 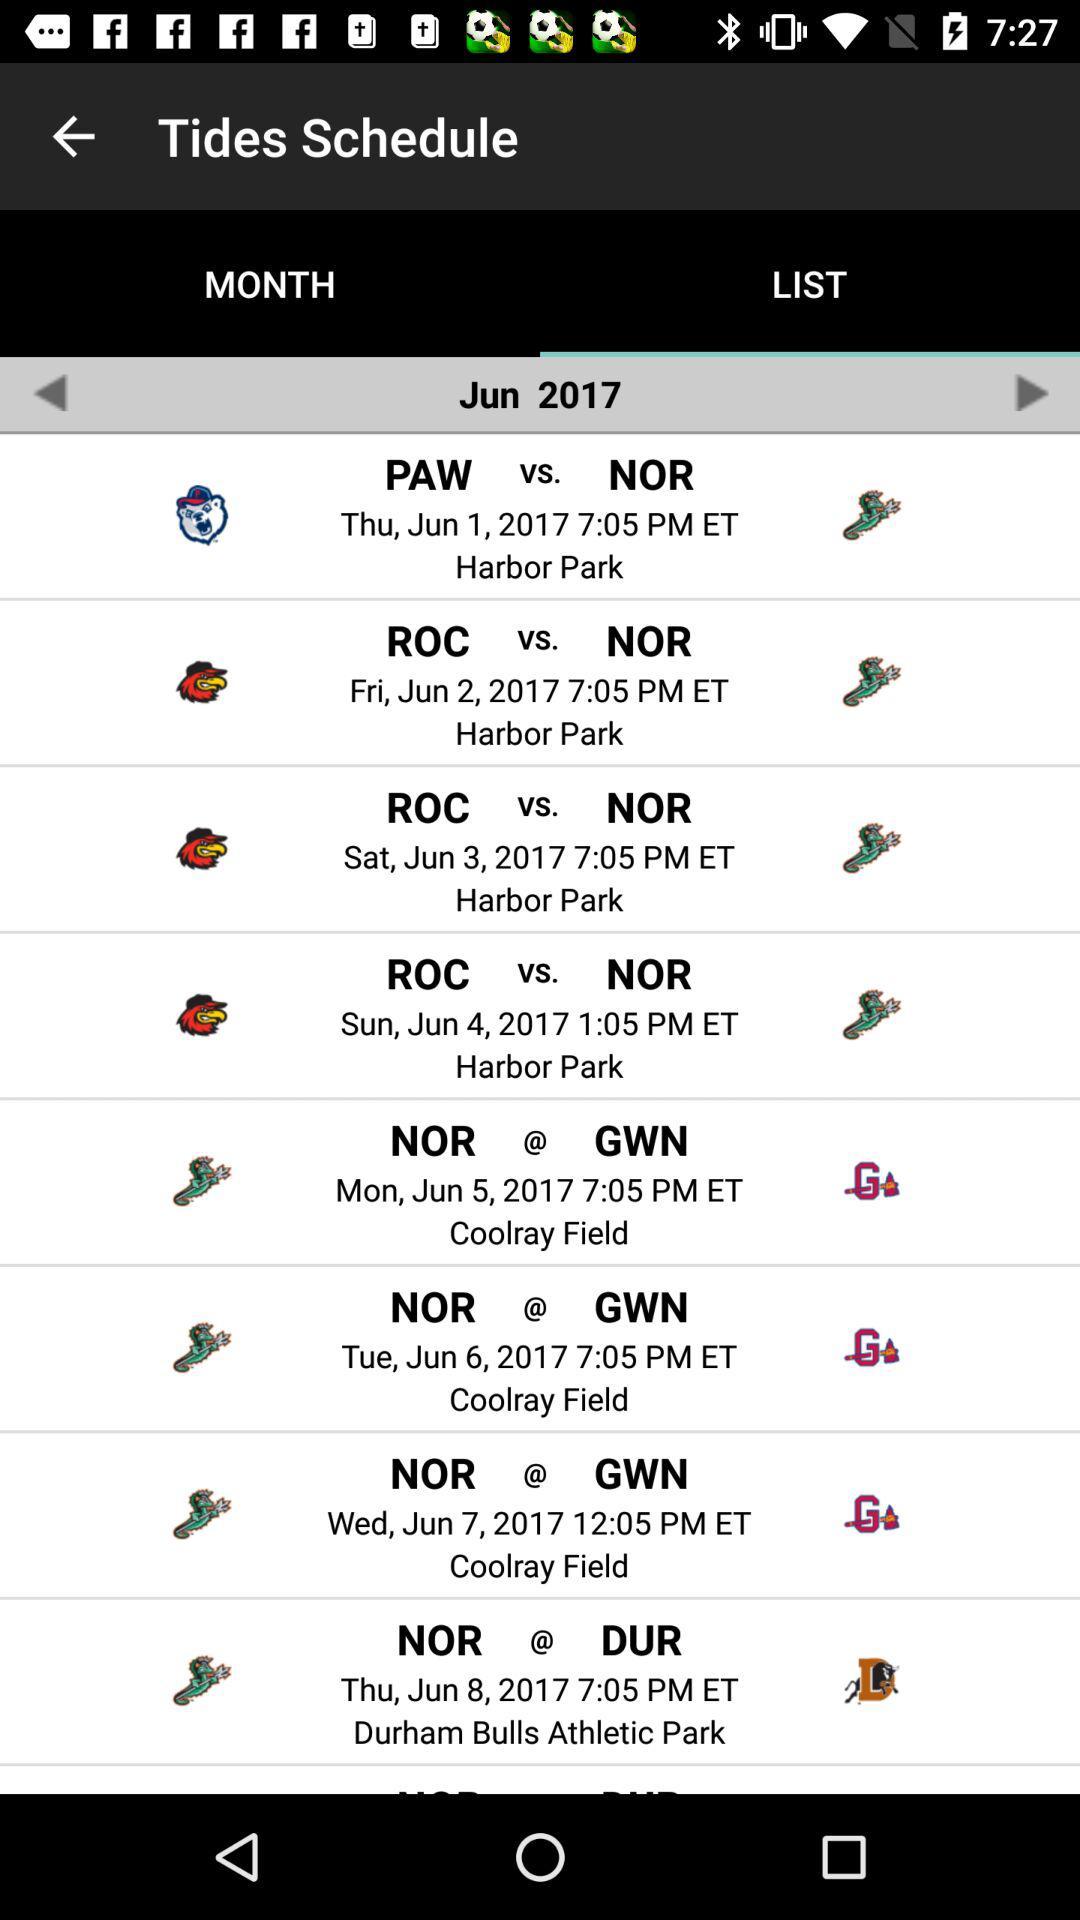 I want to click on the icon to the left of the dur icon, so click(x=541, y=1638).